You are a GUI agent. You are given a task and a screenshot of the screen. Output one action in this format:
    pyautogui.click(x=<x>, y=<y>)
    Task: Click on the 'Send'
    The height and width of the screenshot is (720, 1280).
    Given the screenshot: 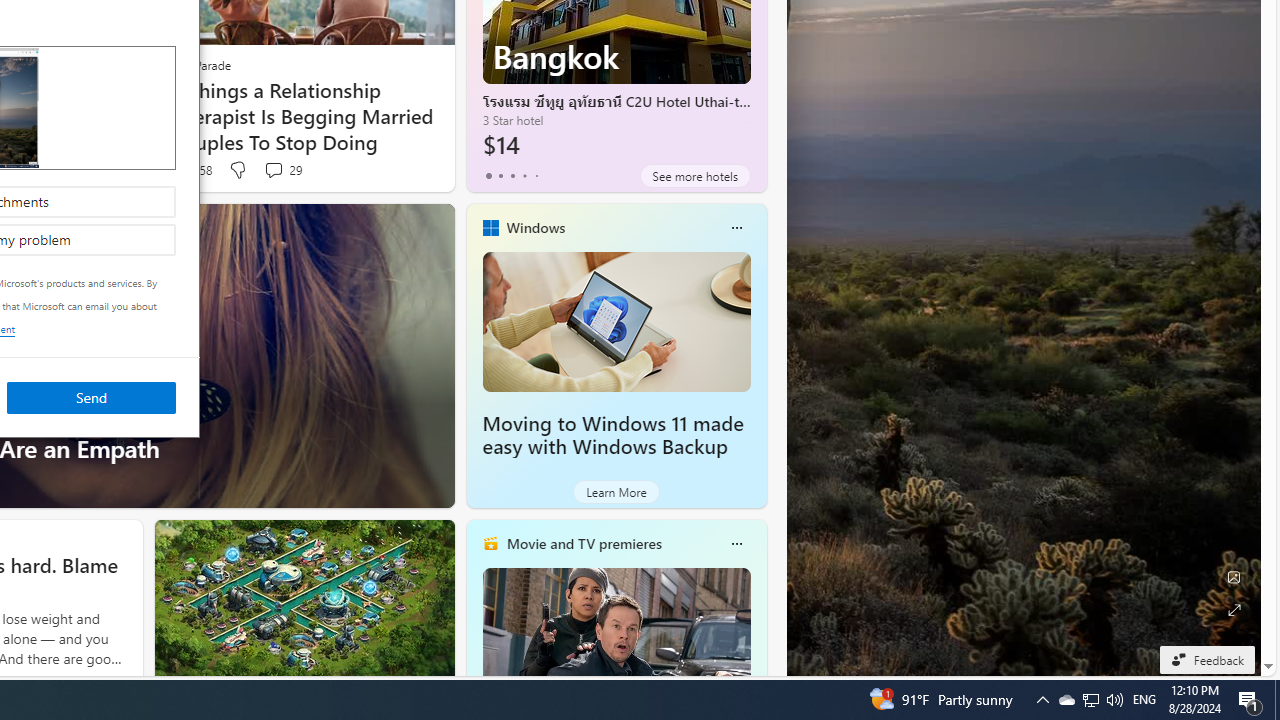 What is the action you would take?
    pyautogui.click(x=90, y=397)
    